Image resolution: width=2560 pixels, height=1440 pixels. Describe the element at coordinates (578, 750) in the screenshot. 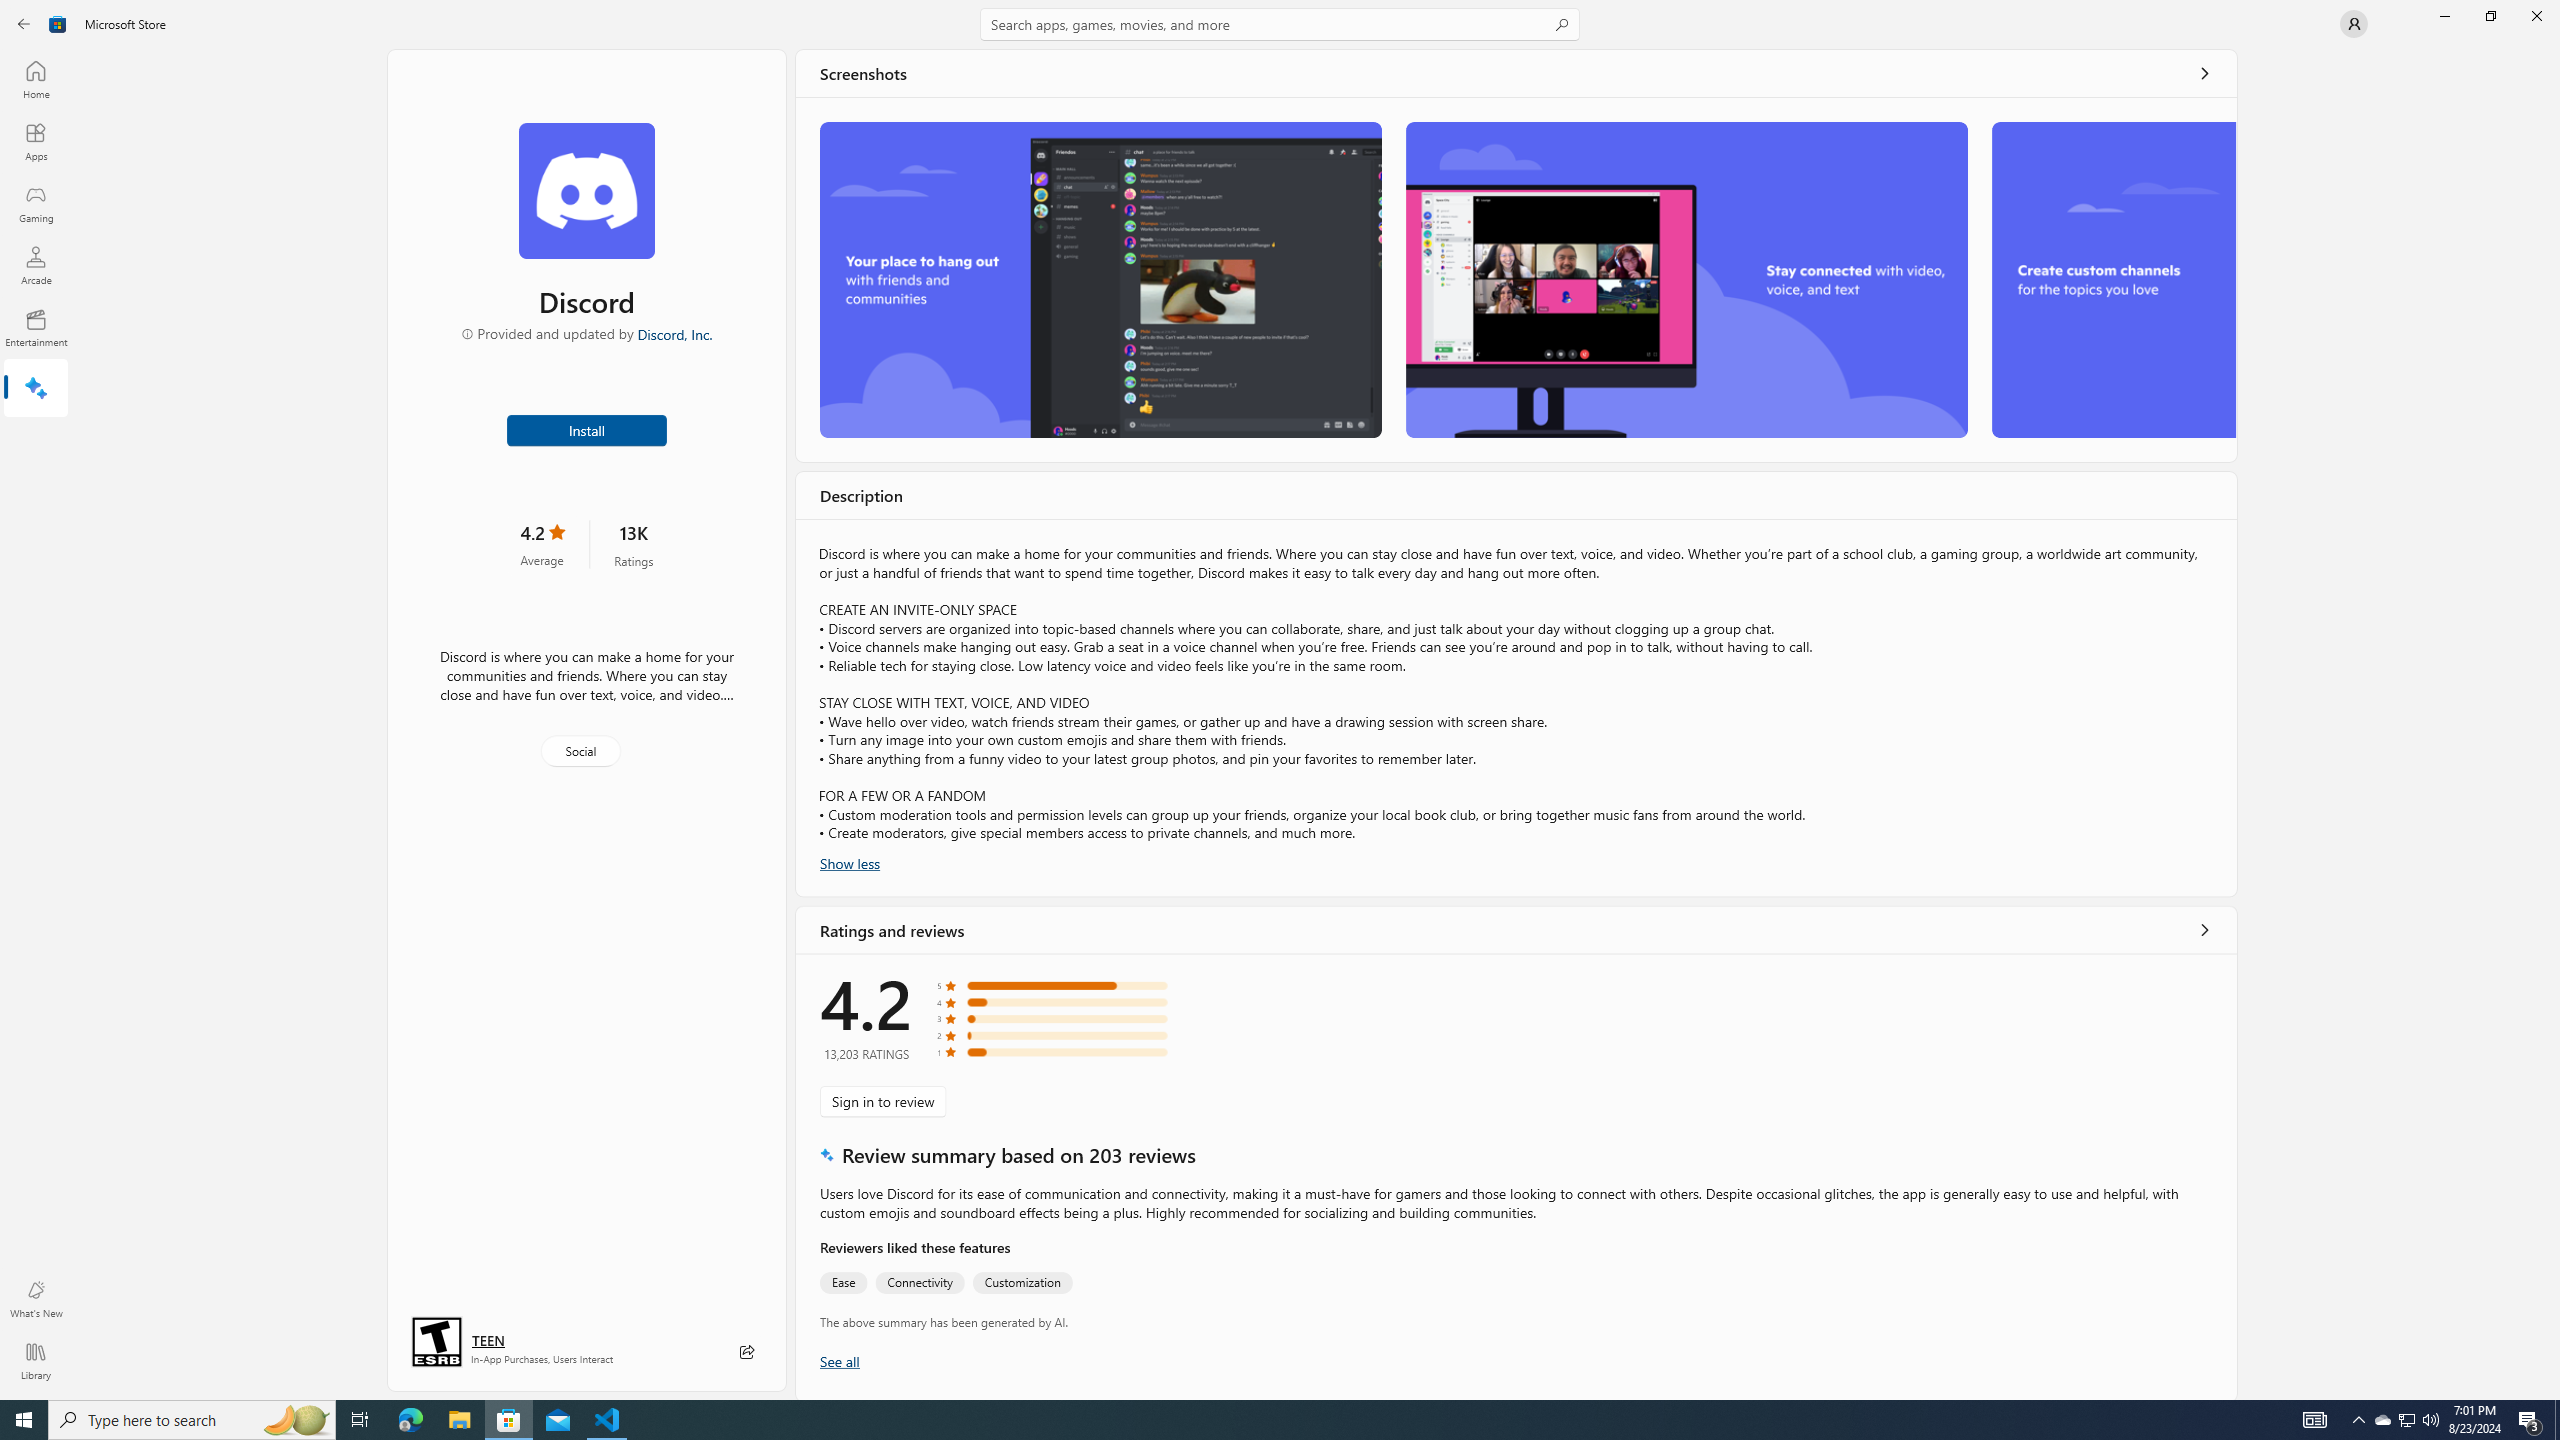

I see `'Social'` at that location.